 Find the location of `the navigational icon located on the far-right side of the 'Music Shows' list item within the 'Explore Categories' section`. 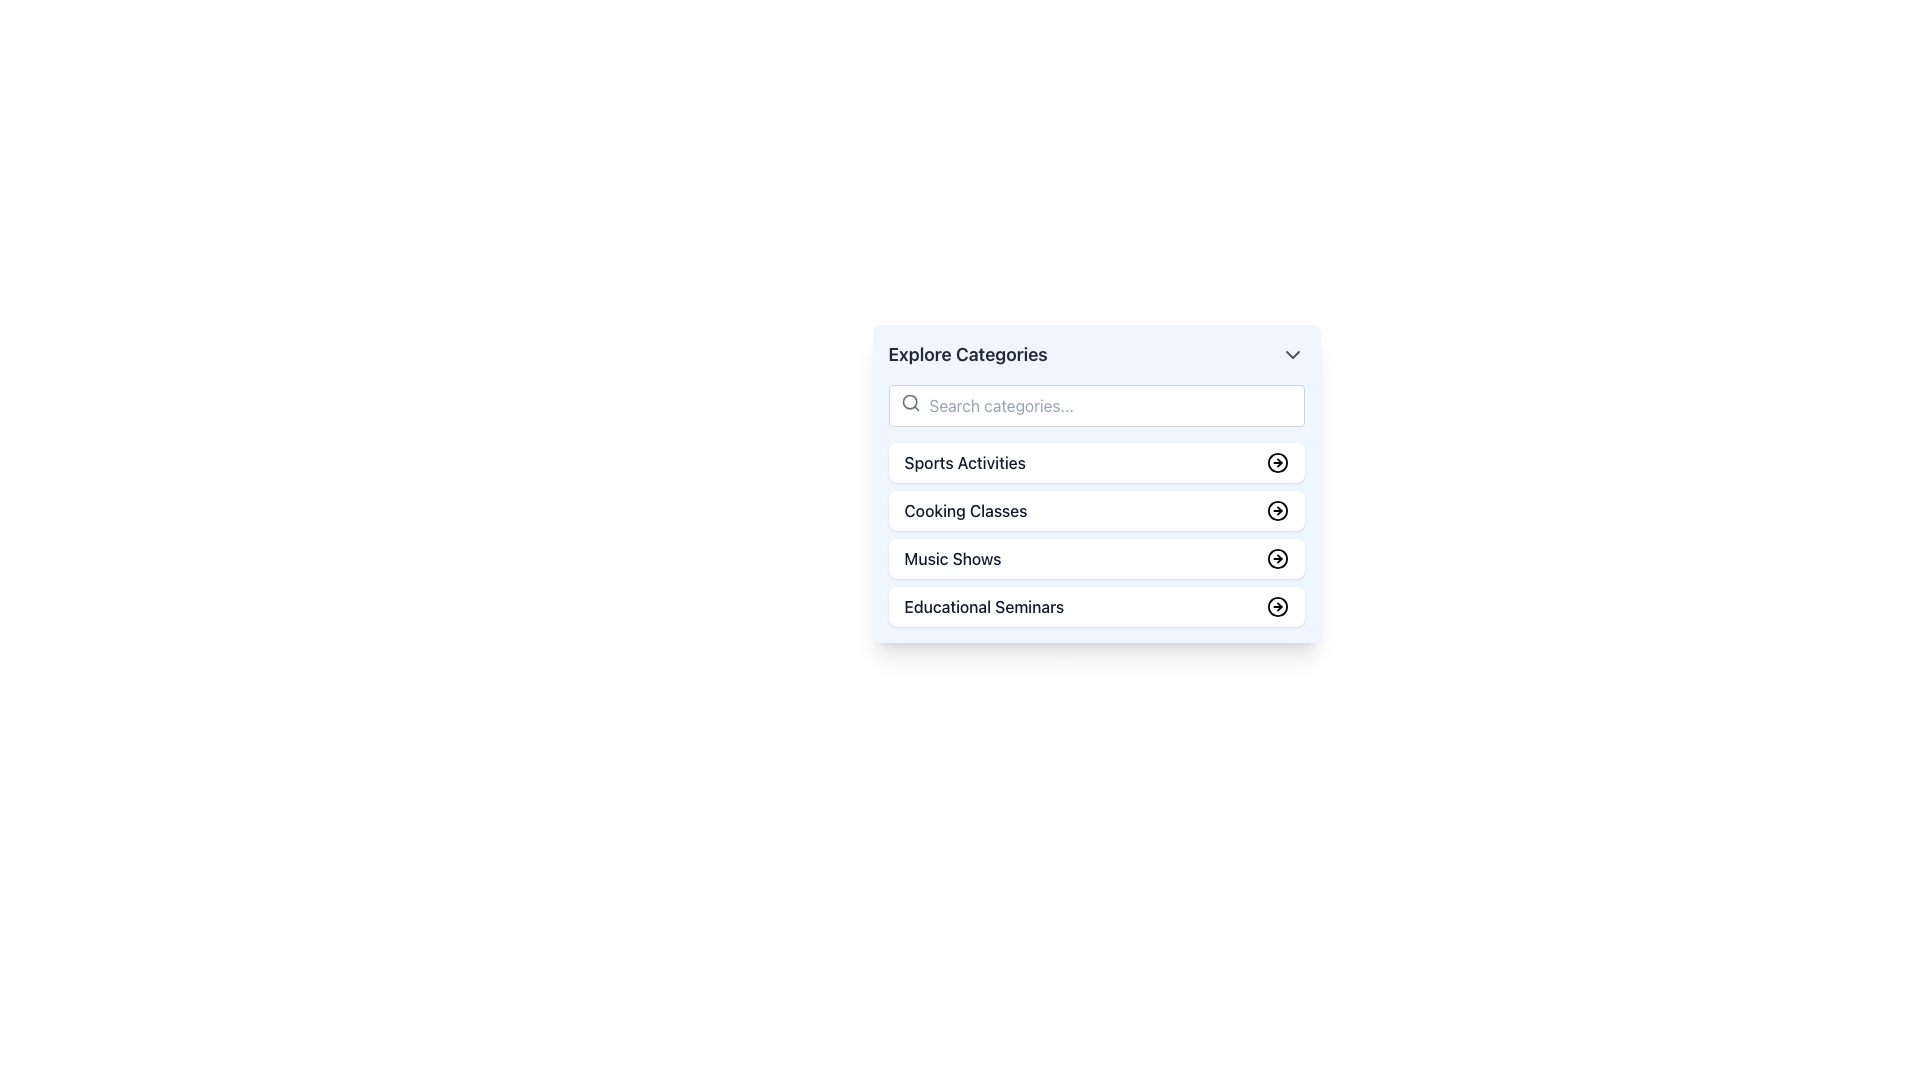

the navigational icon located on the far-right side of the 'Music Shows' list item within the 'Explore Categories' section is located at coordinates (1276, 559).